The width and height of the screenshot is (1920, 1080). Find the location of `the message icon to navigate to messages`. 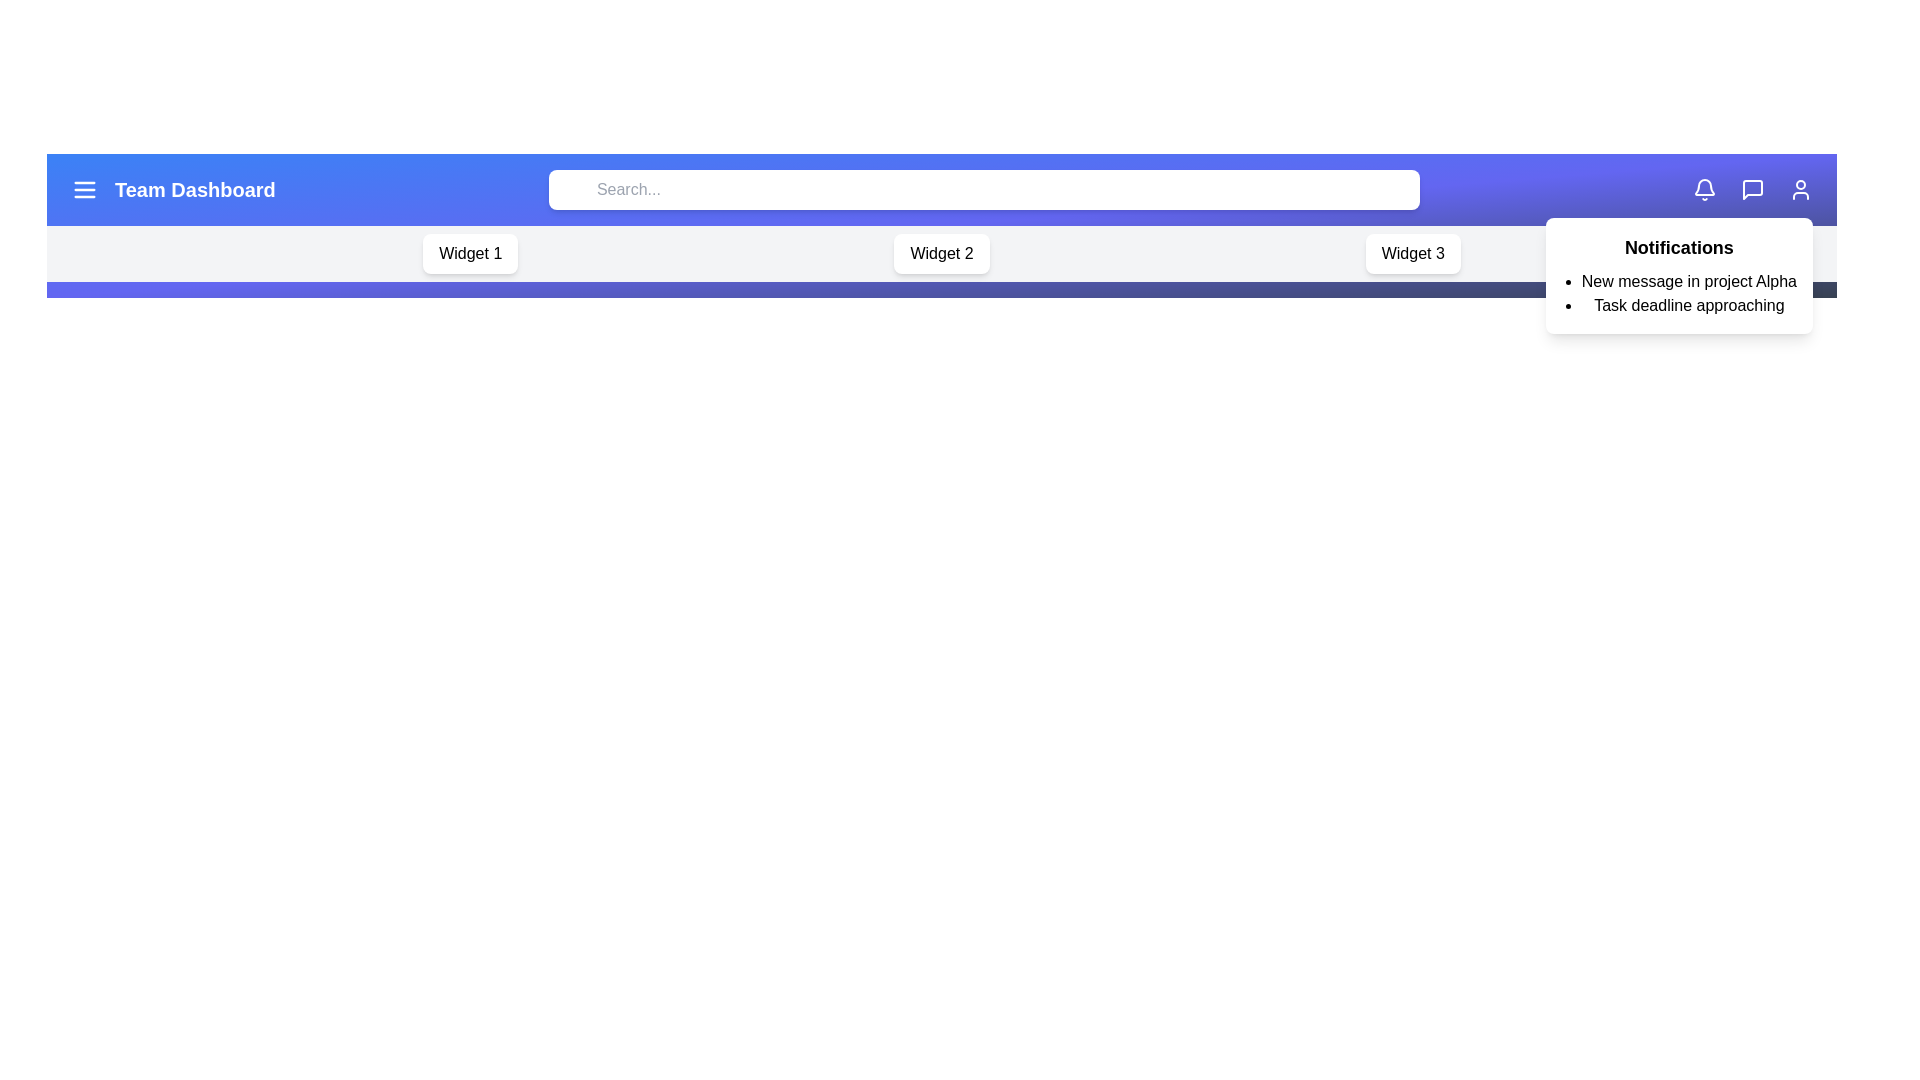

the message icon to navigate to messages is located at coordinates (1751, 189).